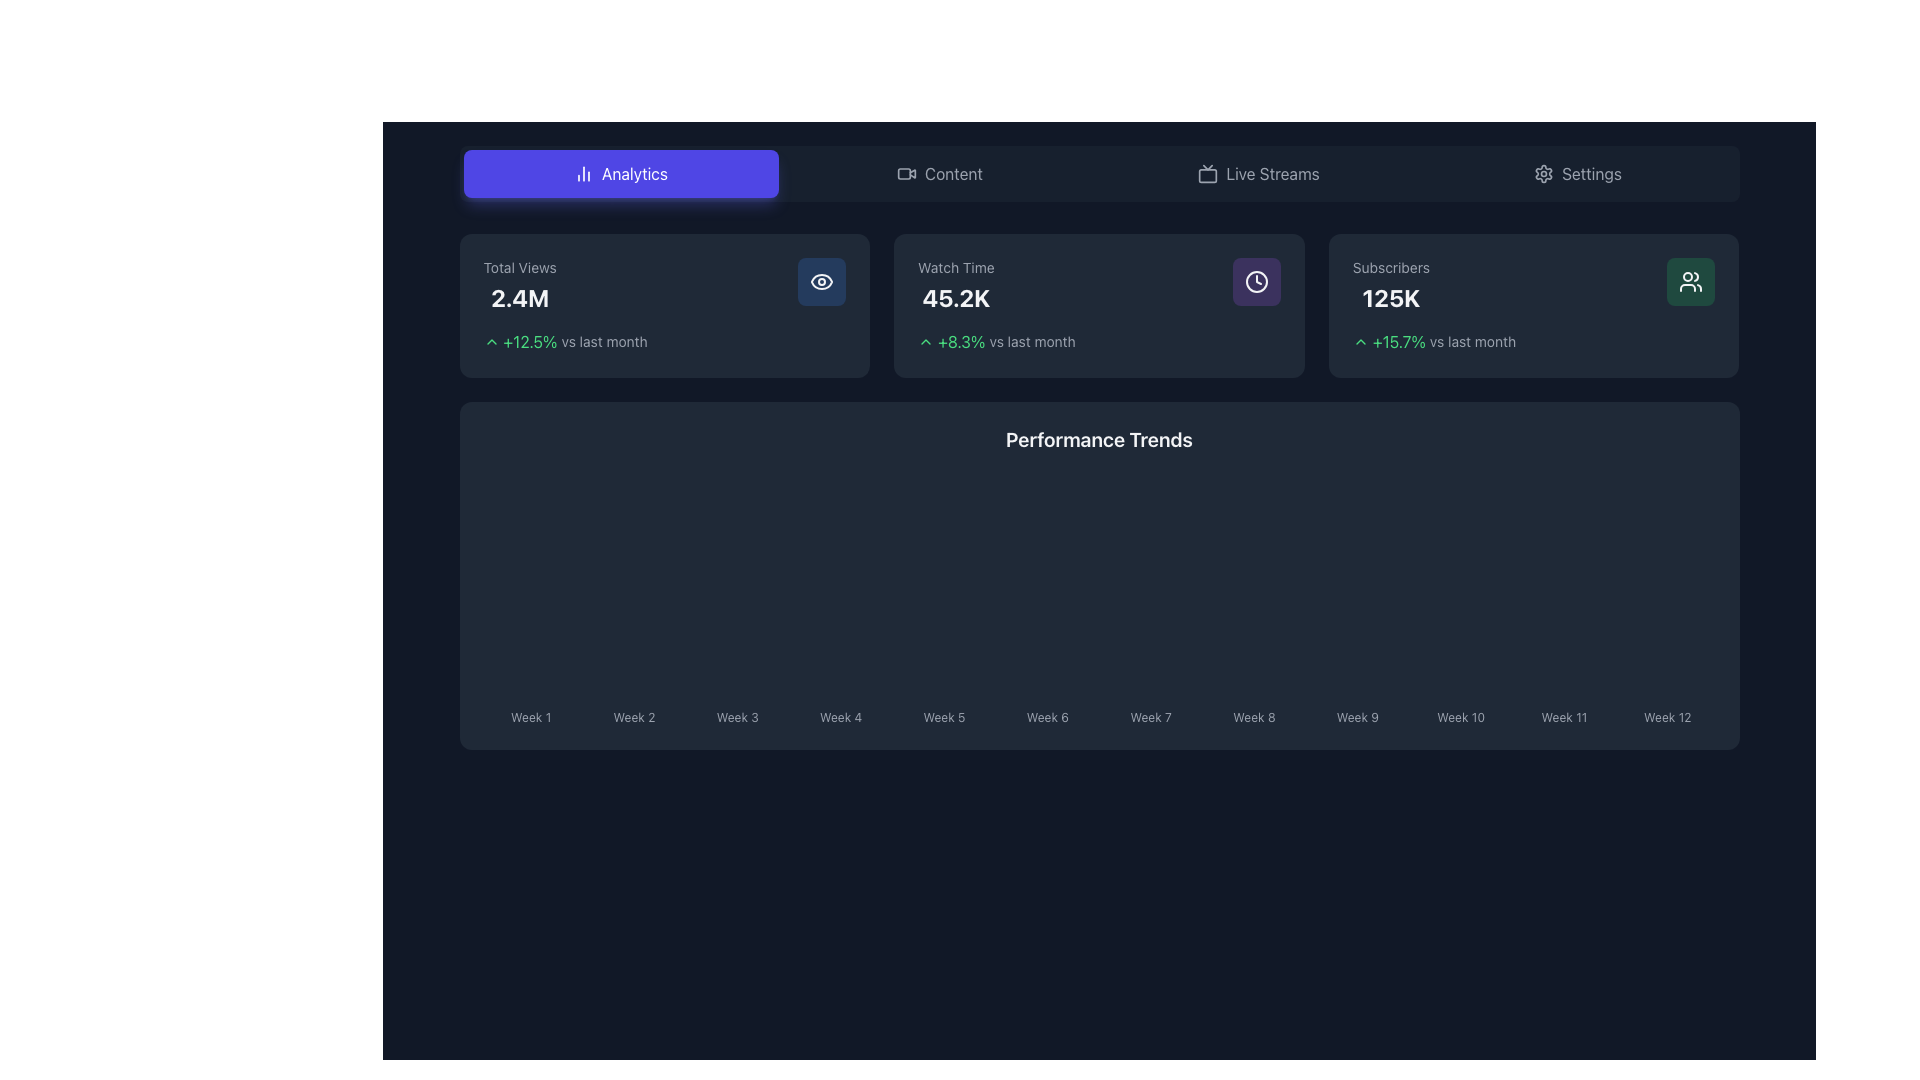  What do you see at coordinates (1563, 712) in the screenshot?
I see `the 'Week 11' text label in the performance trends chart to observe its hover effect` at bounding box center [1563, 712].